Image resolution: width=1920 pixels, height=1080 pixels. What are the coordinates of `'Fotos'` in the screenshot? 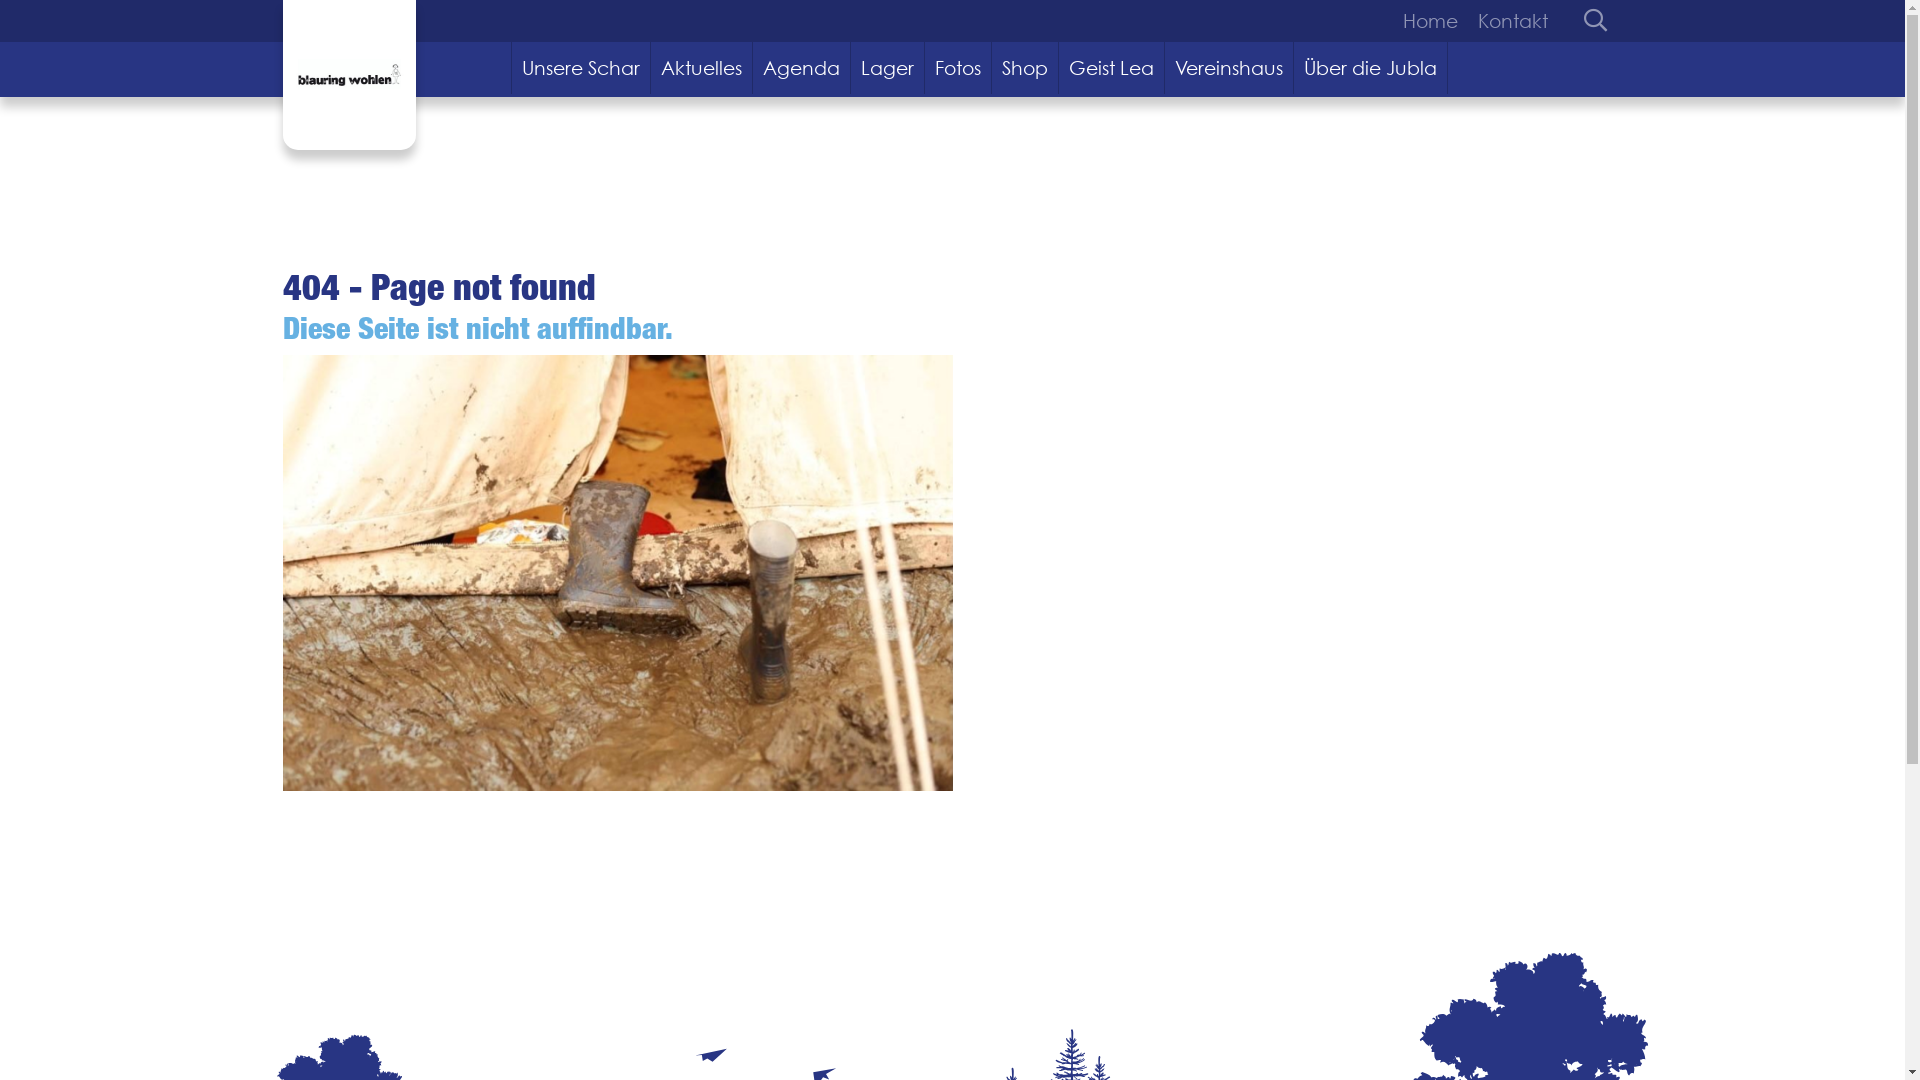 It's located at (957, 67).